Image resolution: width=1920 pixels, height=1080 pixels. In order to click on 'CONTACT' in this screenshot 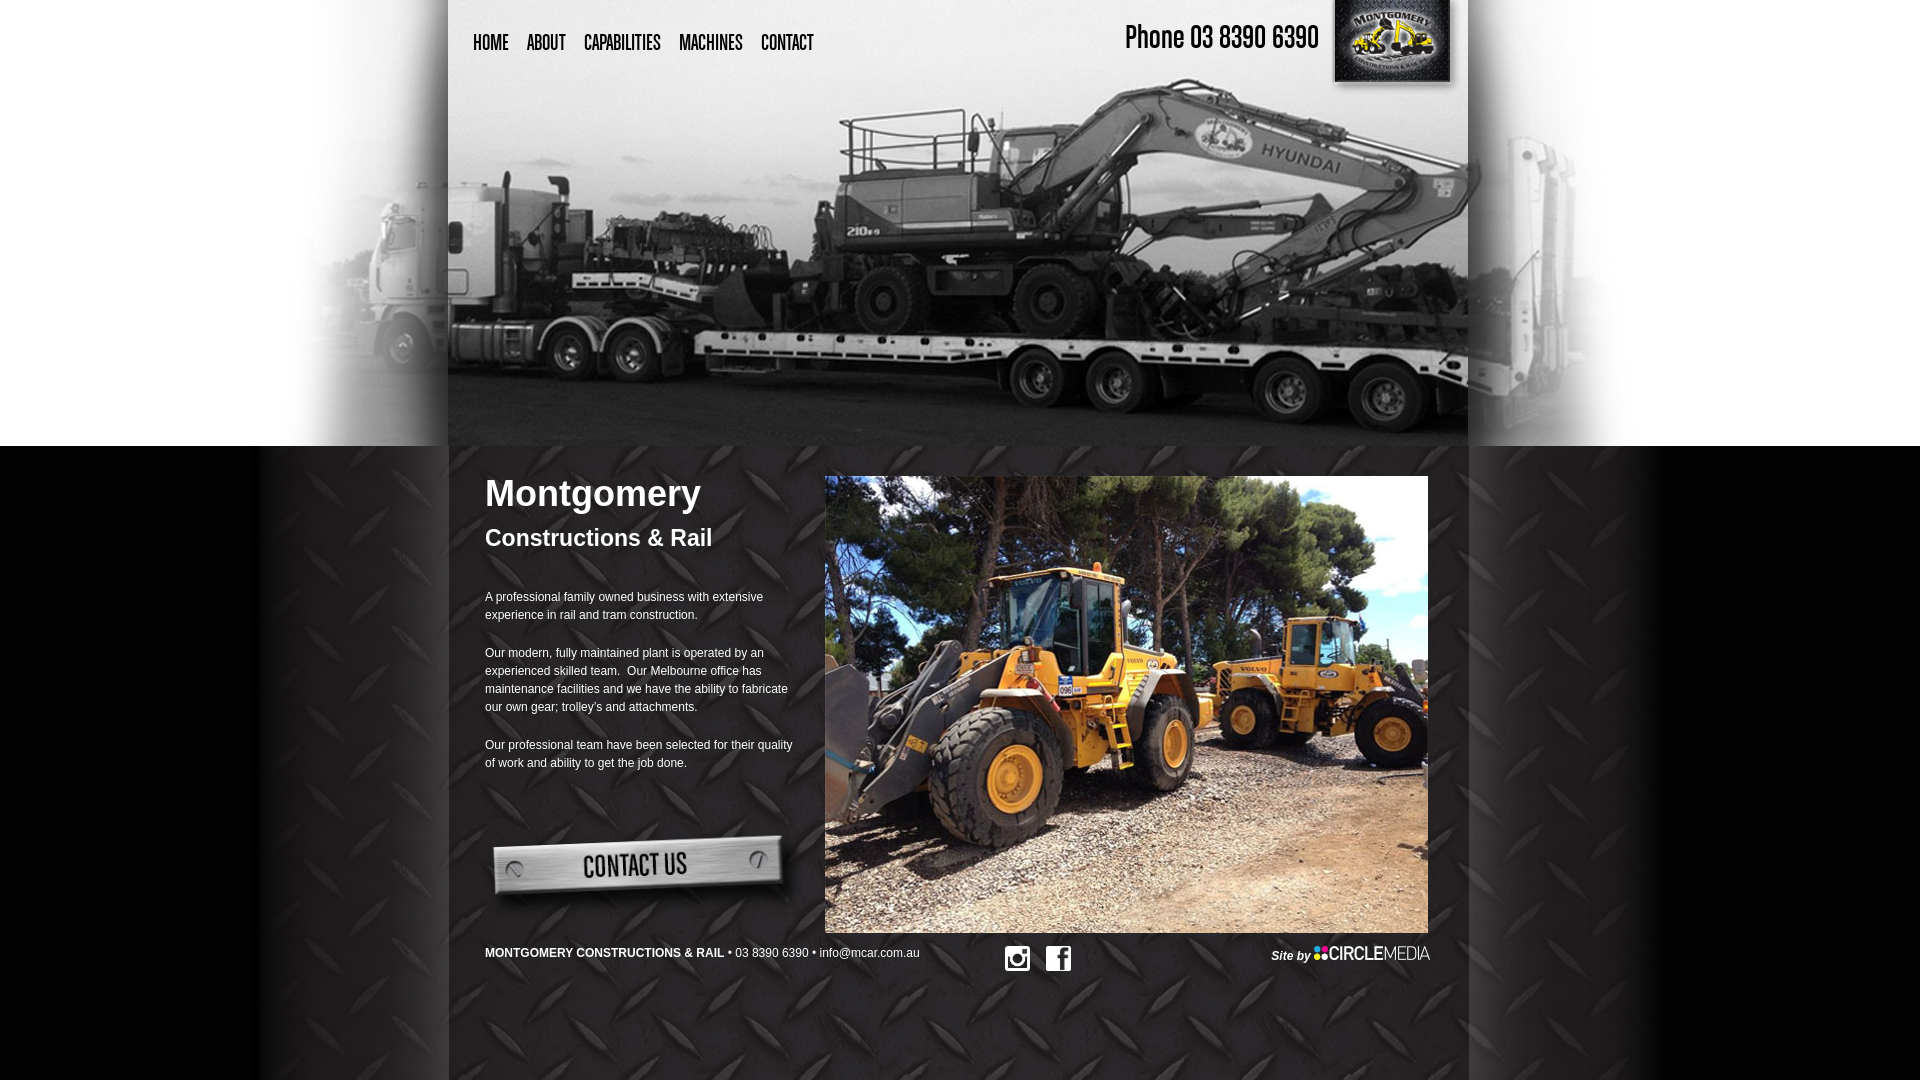, I will do `click(786, 43)`.